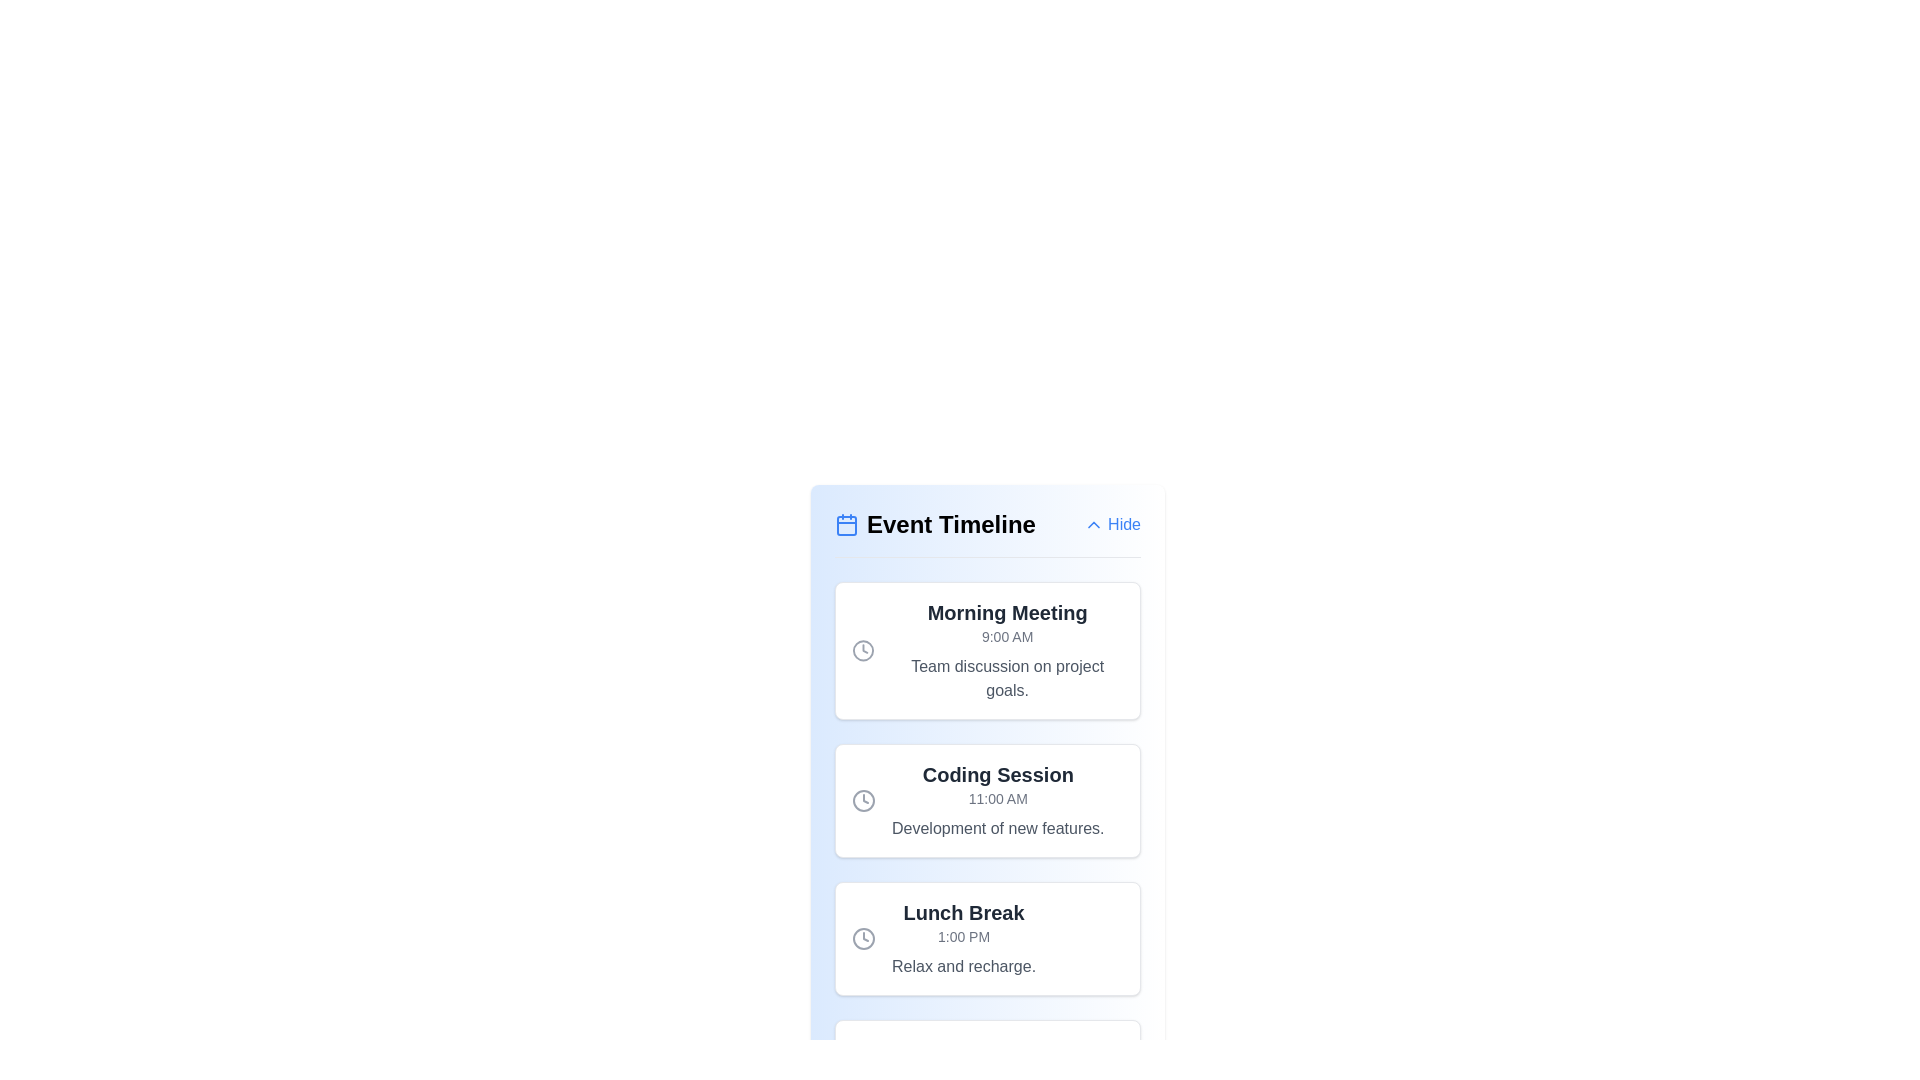  I want to click on the text element that describes the activity or task associated with the event titled 'Coding Session', which is positioned beneath '11:00 AM', so click(998, 829).